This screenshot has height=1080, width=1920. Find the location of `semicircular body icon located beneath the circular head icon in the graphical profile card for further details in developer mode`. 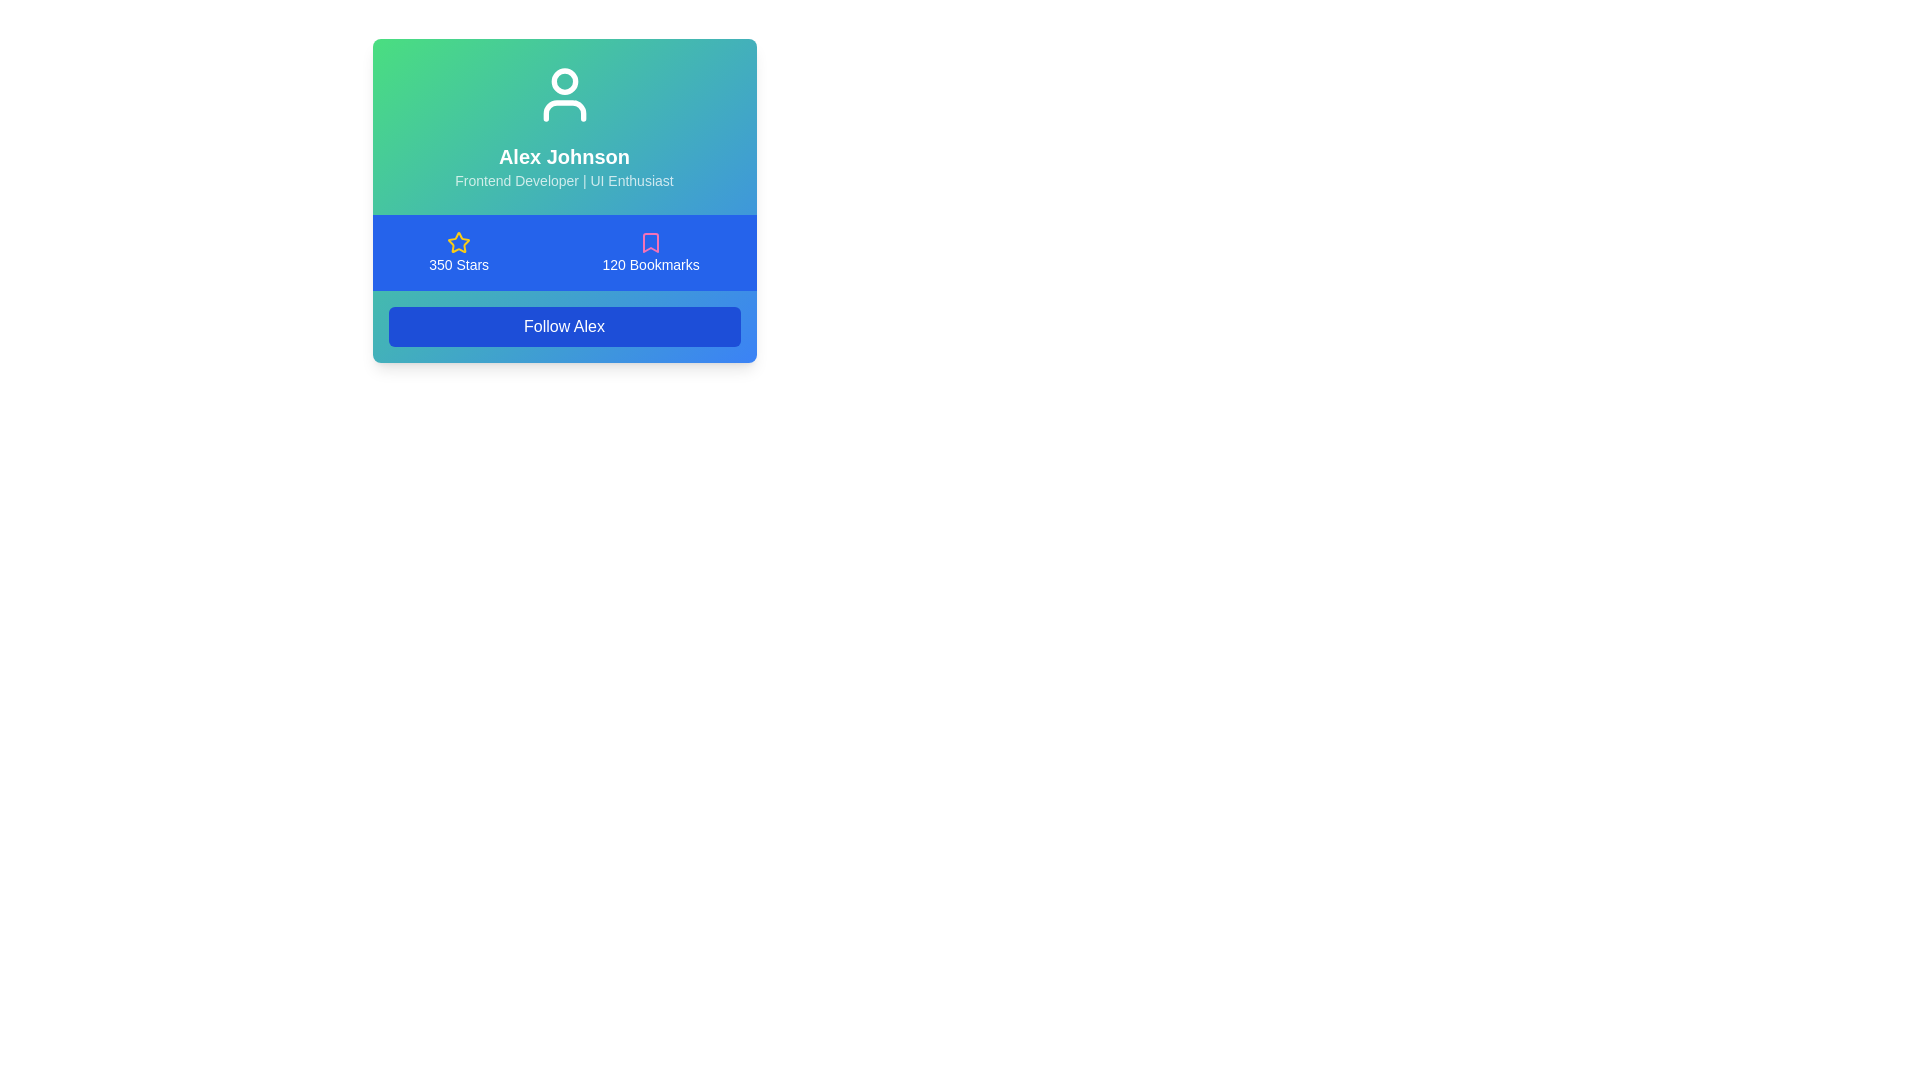

semicircular body icon located beneath the circular head icon in the graphical profile card for further details in developer mode is located at coordinates (563, 111).